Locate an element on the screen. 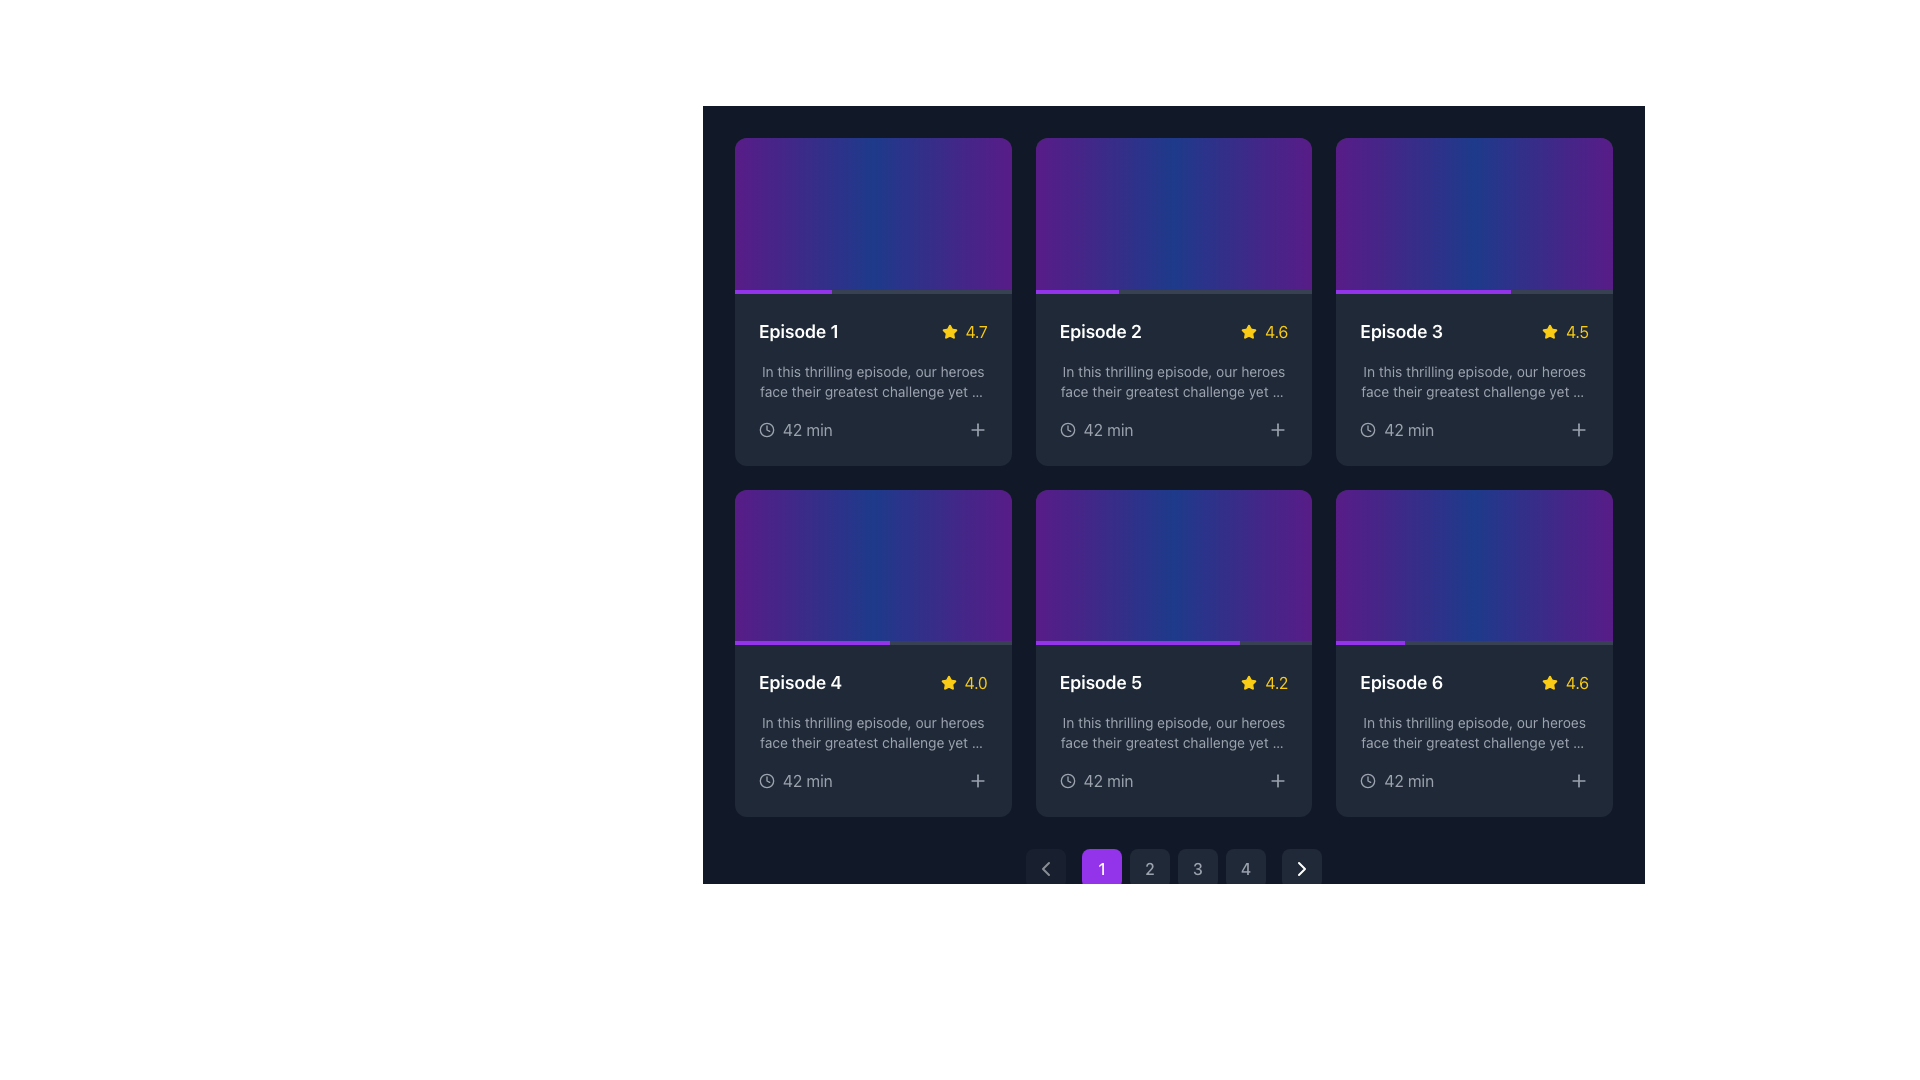  the rating icon for Episode 4, located at the bottom left of the card, next to the numerical rating of '4.0' is located at coordinates (947, 681).